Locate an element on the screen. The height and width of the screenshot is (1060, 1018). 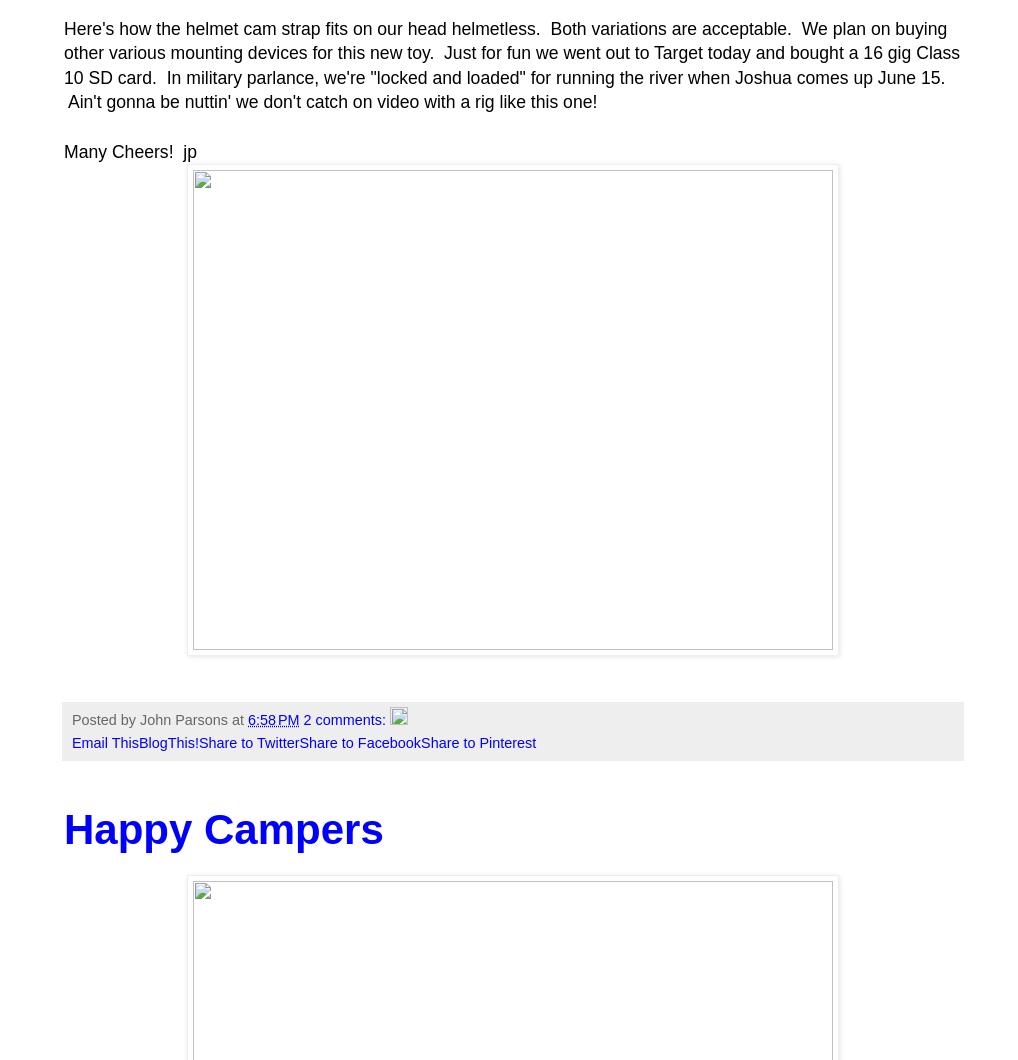
'Here's how the helmet cam strap fits on our head helmetless.  Both variations are acceptable.  We plan on buying other various mounting devices for this new toy.  Just for fun we went out to Target today and bought a 16 gig Class 10 SD card.  In military parlance, we're "locked and loaded" for running the river when Joshua comes up June 15.  Ain't gonna be nuttin' we don't catch on video with a rig like this one!' is located at coordinates (510, 64).